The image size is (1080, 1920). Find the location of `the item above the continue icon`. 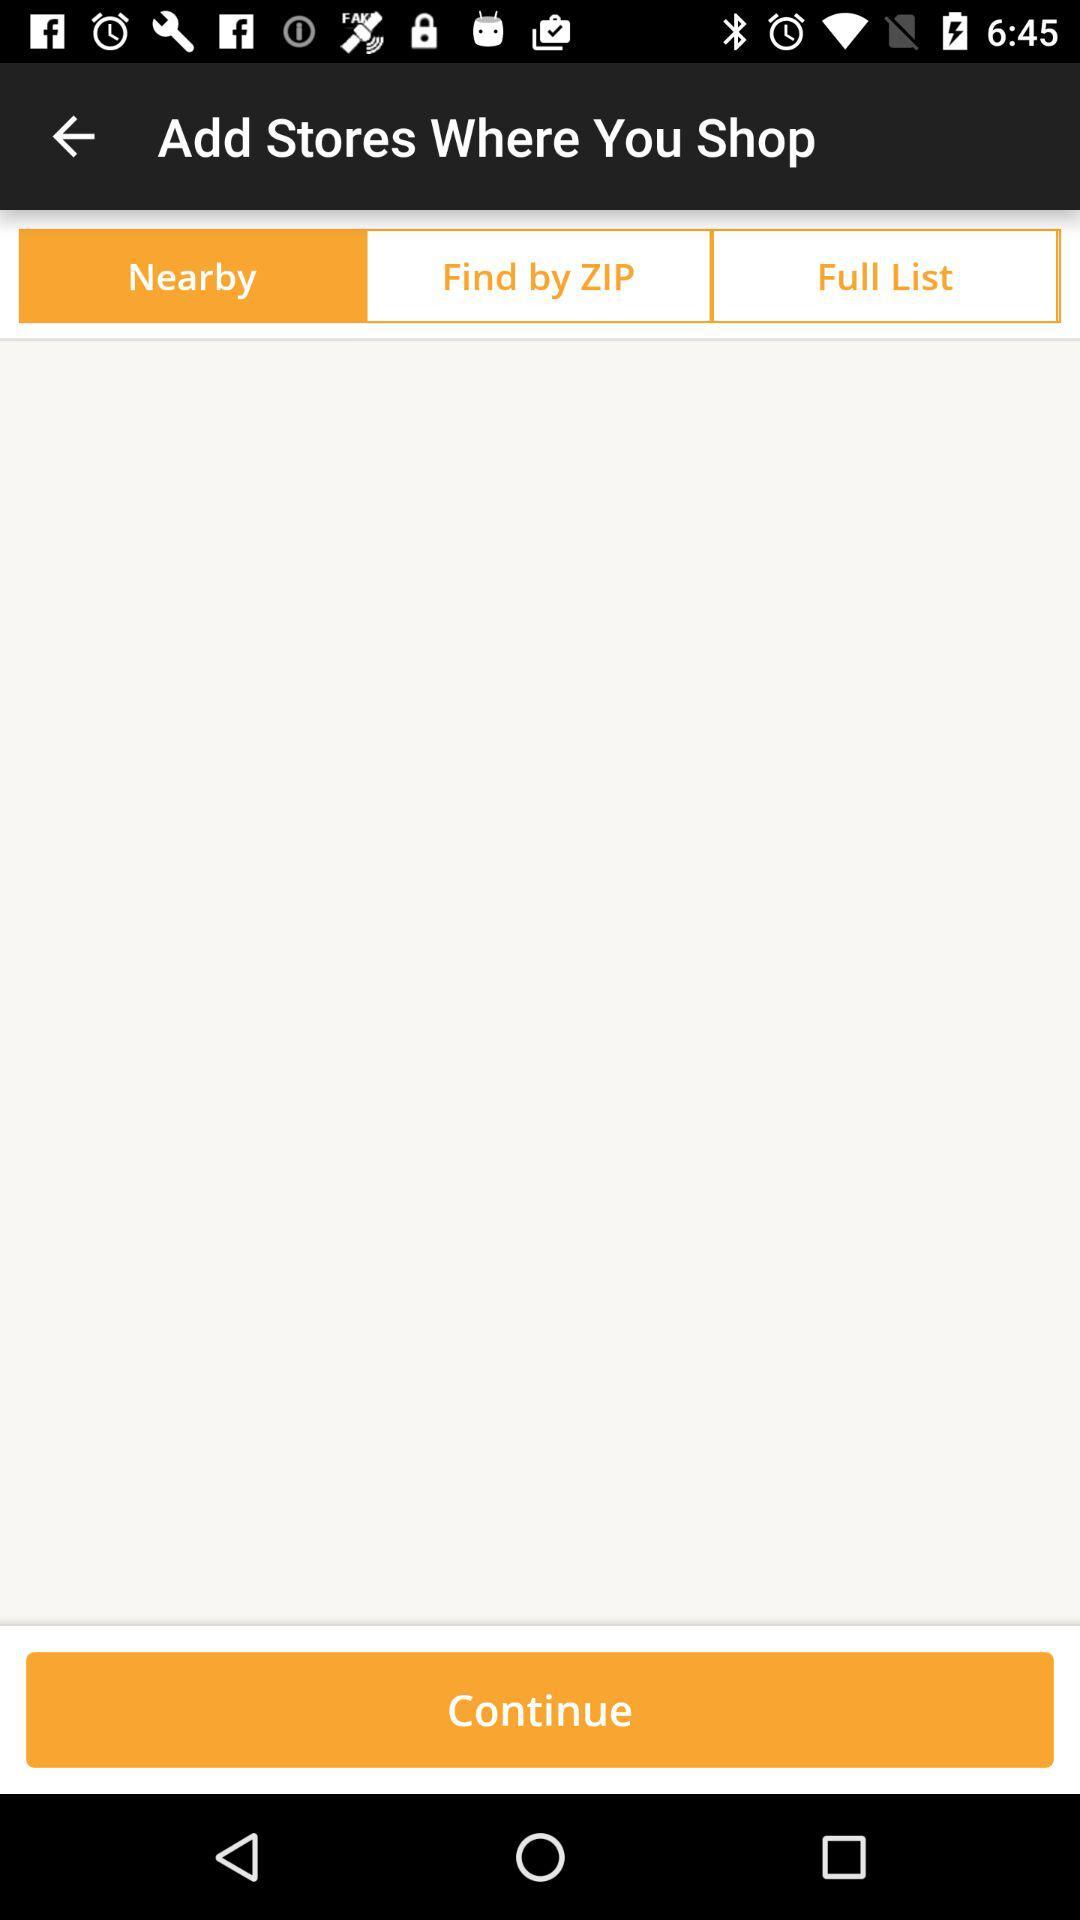

the item above the continue icon is located at coordinates (540, 1618).